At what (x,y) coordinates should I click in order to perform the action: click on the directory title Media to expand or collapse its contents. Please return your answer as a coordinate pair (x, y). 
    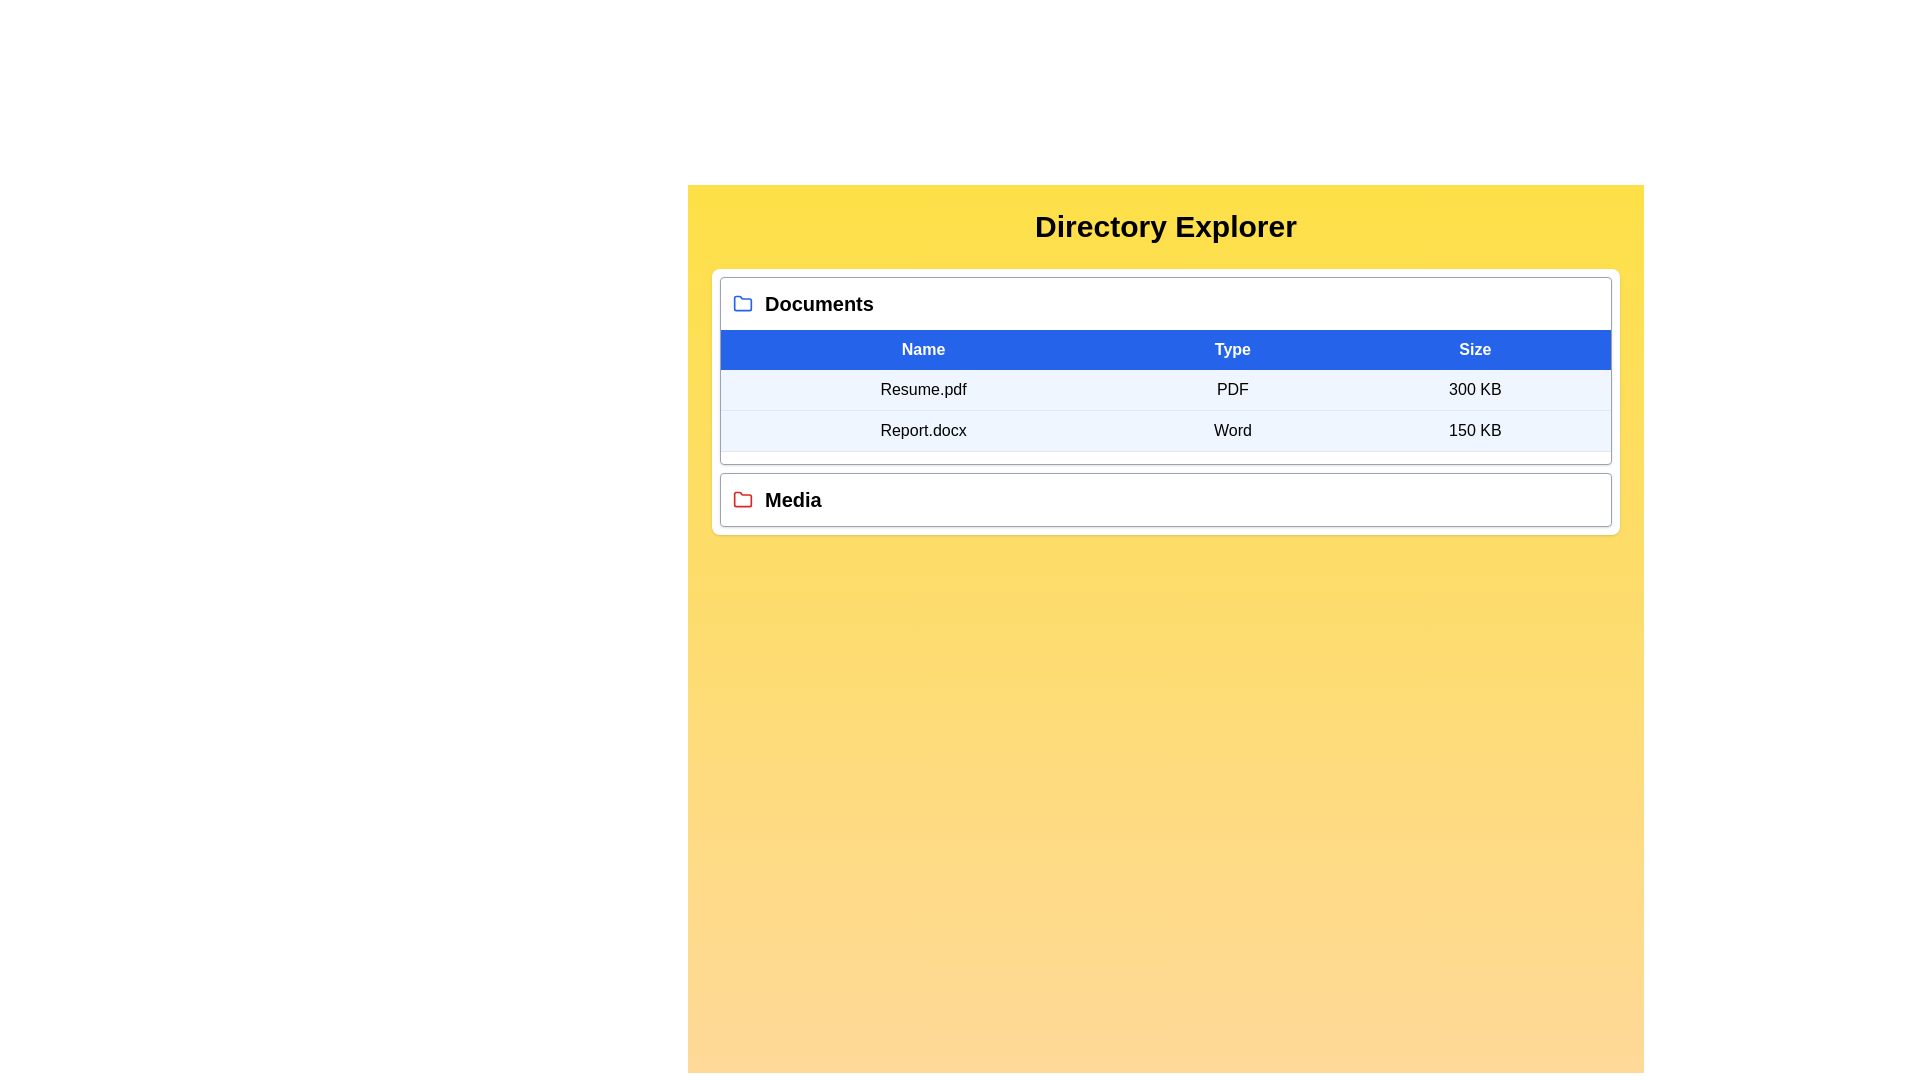
    Looking at the image, I should click on (791, 499).